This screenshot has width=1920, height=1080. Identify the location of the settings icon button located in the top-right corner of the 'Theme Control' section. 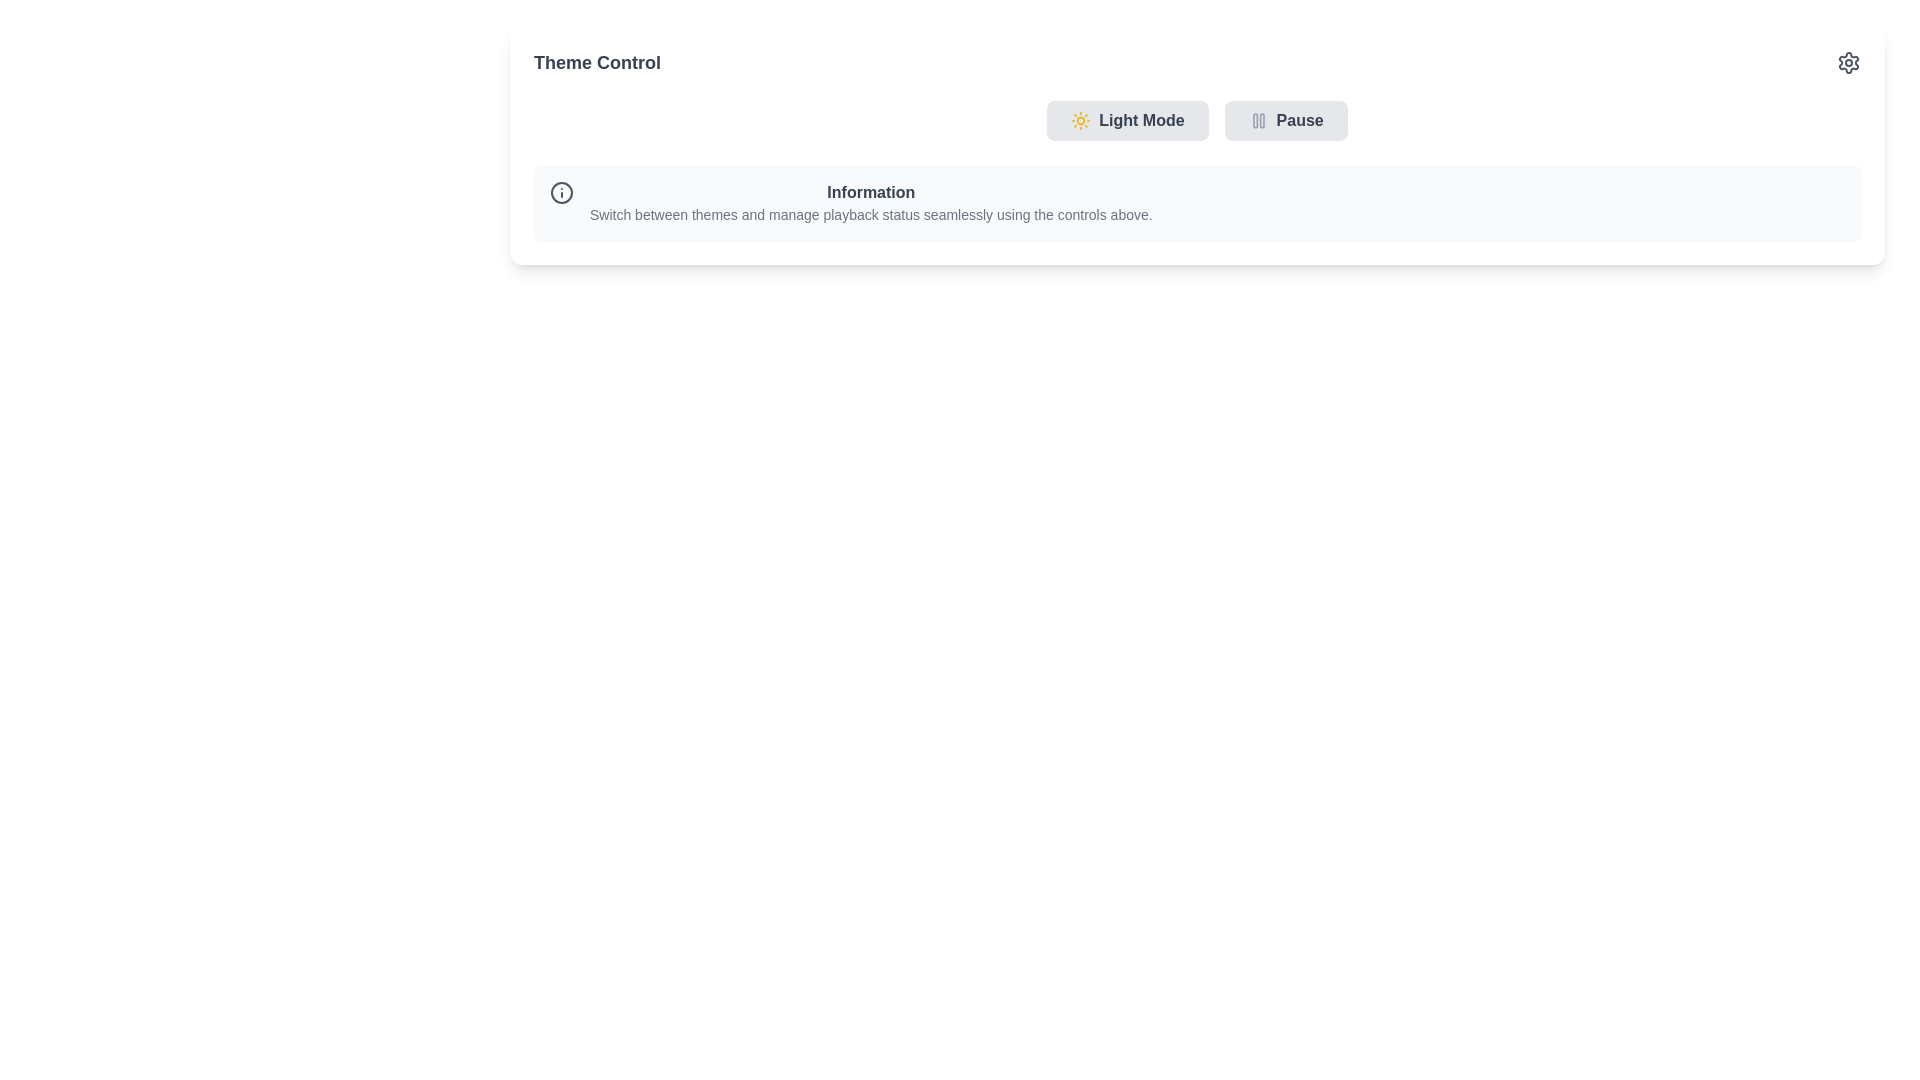
(1847, 61).